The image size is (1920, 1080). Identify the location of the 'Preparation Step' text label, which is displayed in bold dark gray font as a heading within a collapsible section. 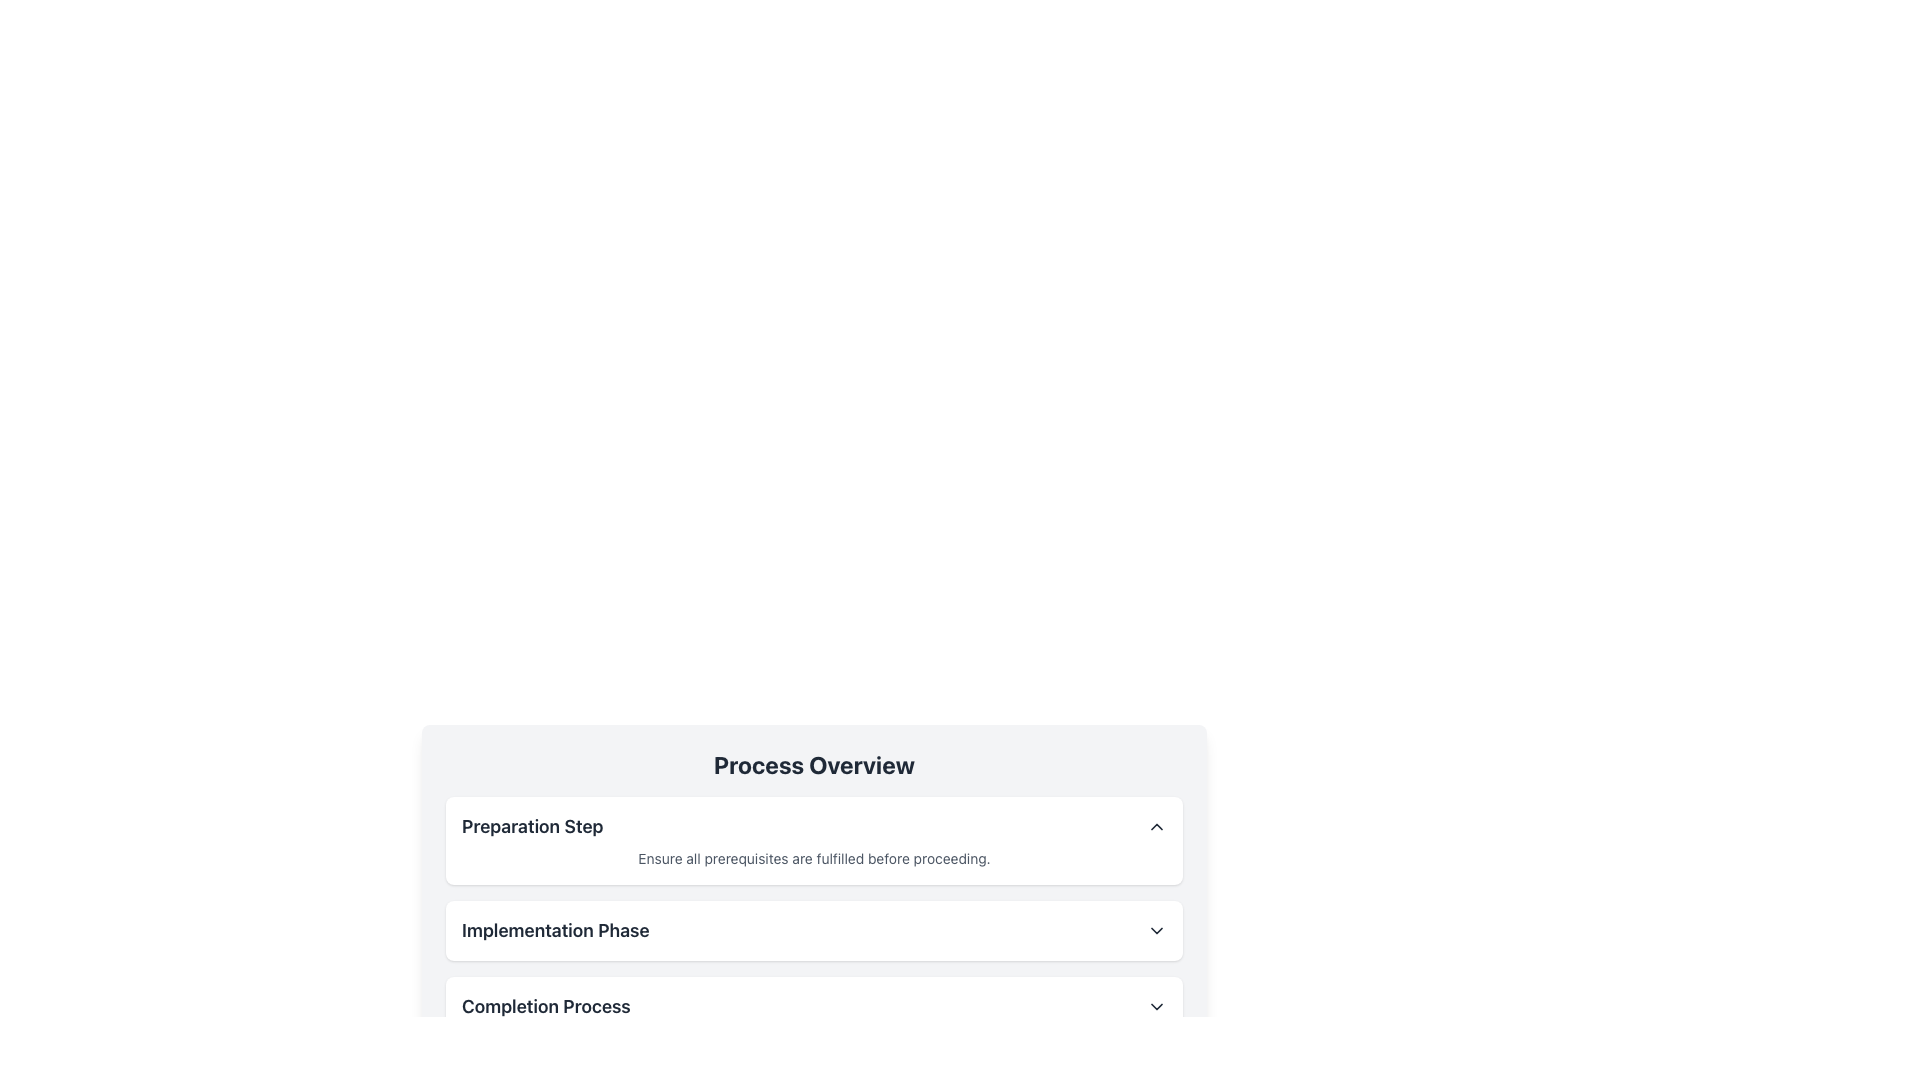
(532, 826).